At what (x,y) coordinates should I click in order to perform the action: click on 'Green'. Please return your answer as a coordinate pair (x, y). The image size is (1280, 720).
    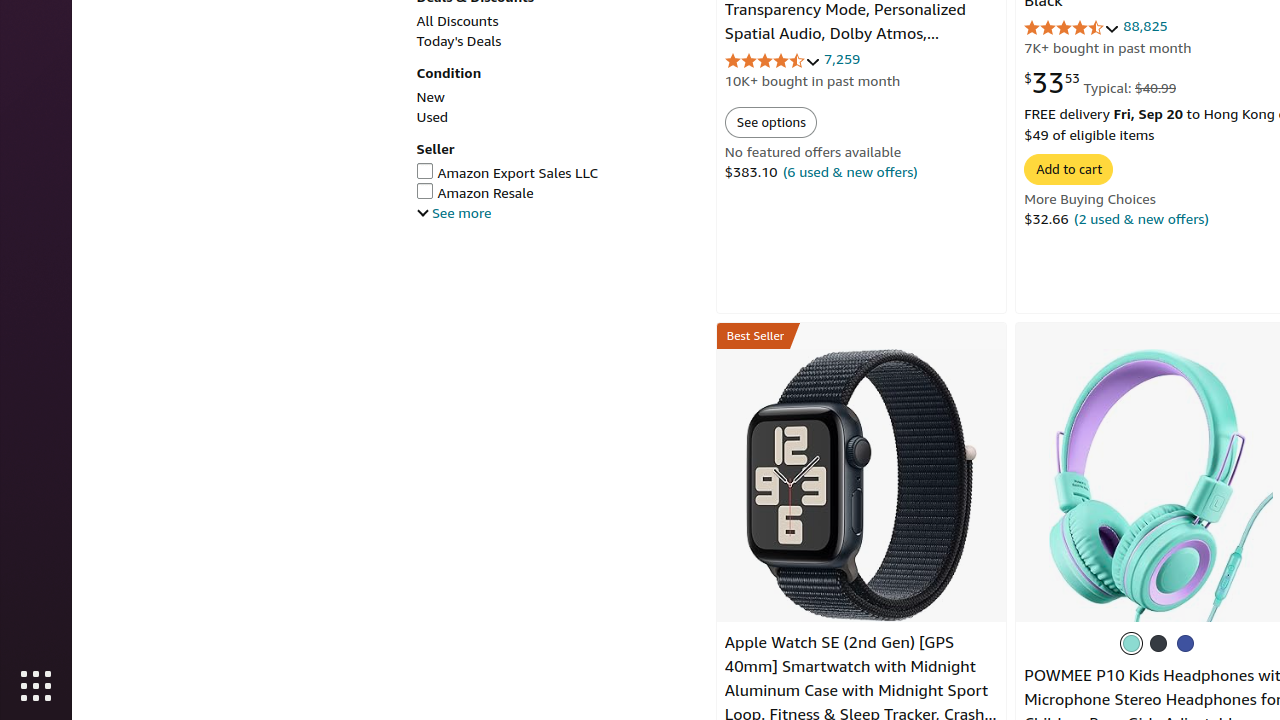
    Looking at the image, I should click on (1132, 643).